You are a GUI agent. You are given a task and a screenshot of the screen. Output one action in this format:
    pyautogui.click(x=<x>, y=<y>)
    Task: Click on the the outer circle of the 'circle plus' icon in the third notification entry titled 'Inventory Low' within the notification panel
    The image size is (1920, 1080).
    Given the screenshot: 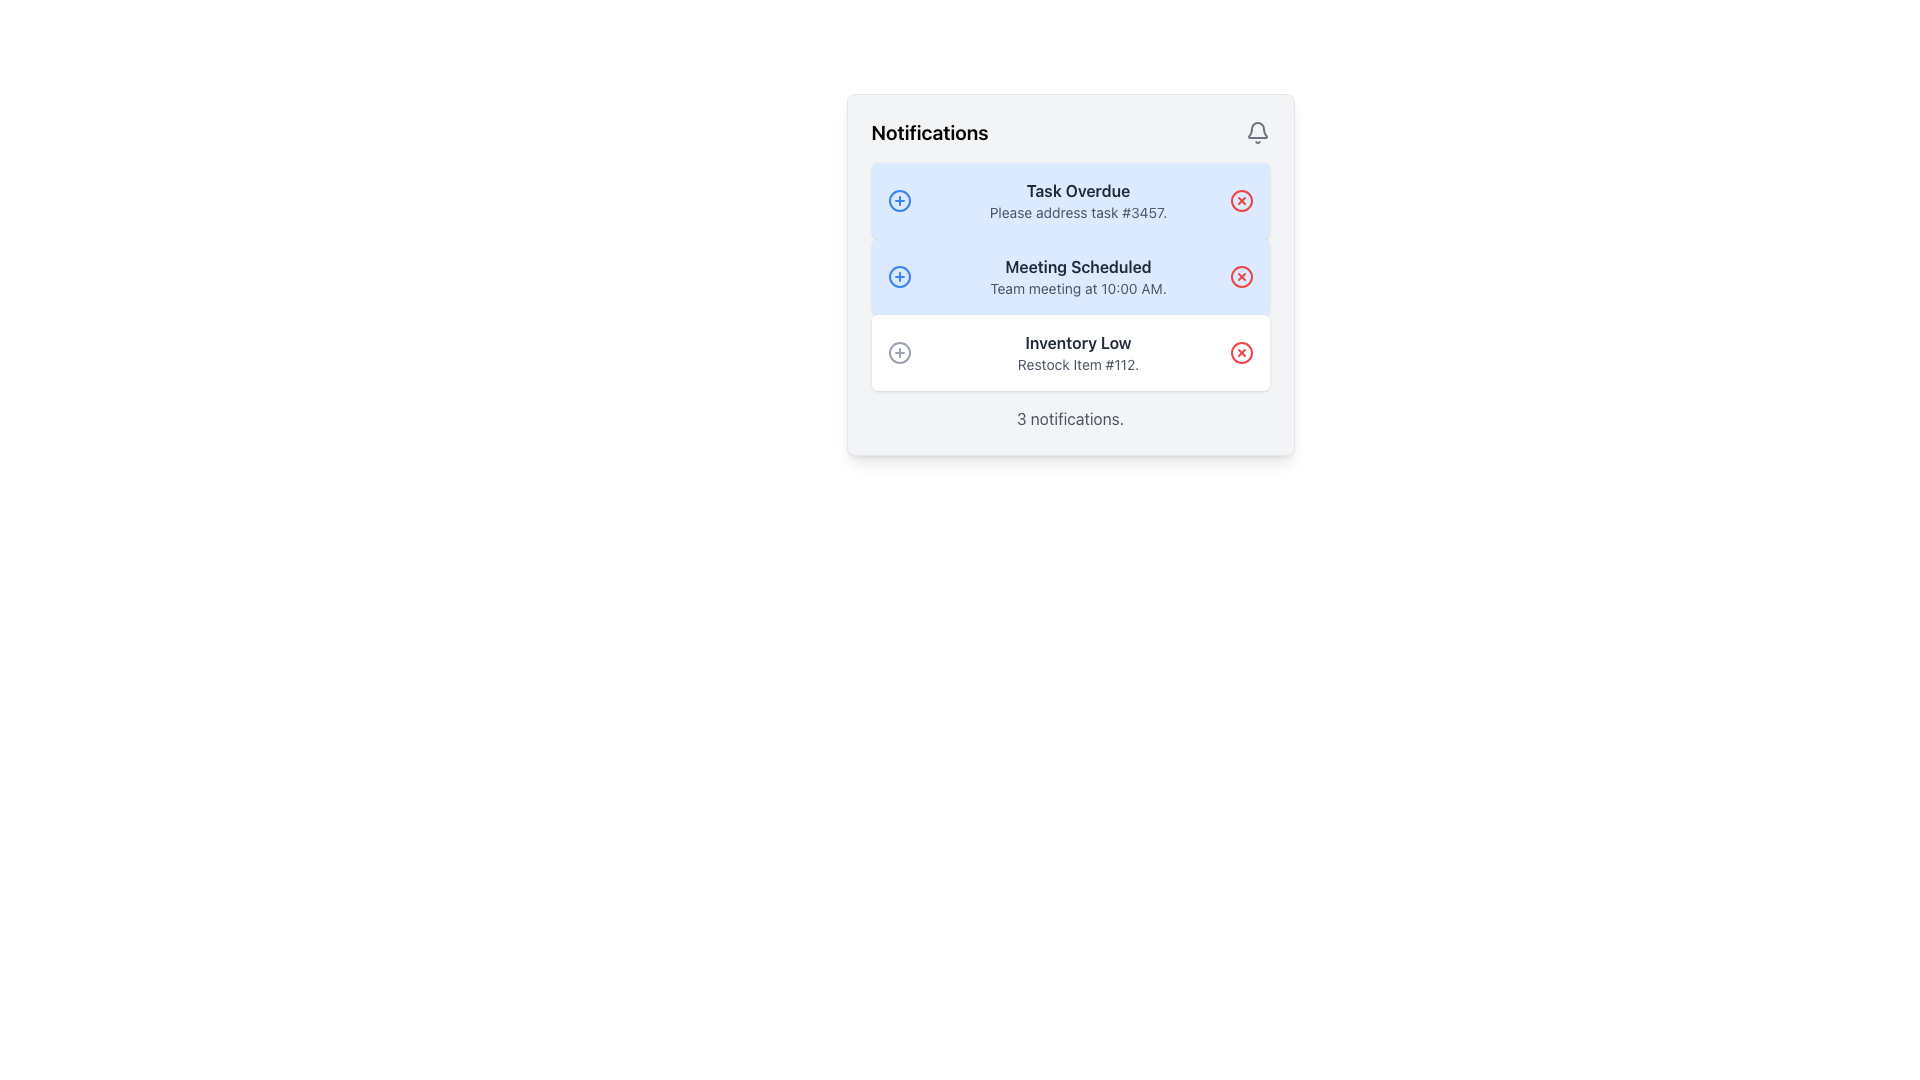 What is the action you would take?
    pyautogui.click(x=898, y=352)
    